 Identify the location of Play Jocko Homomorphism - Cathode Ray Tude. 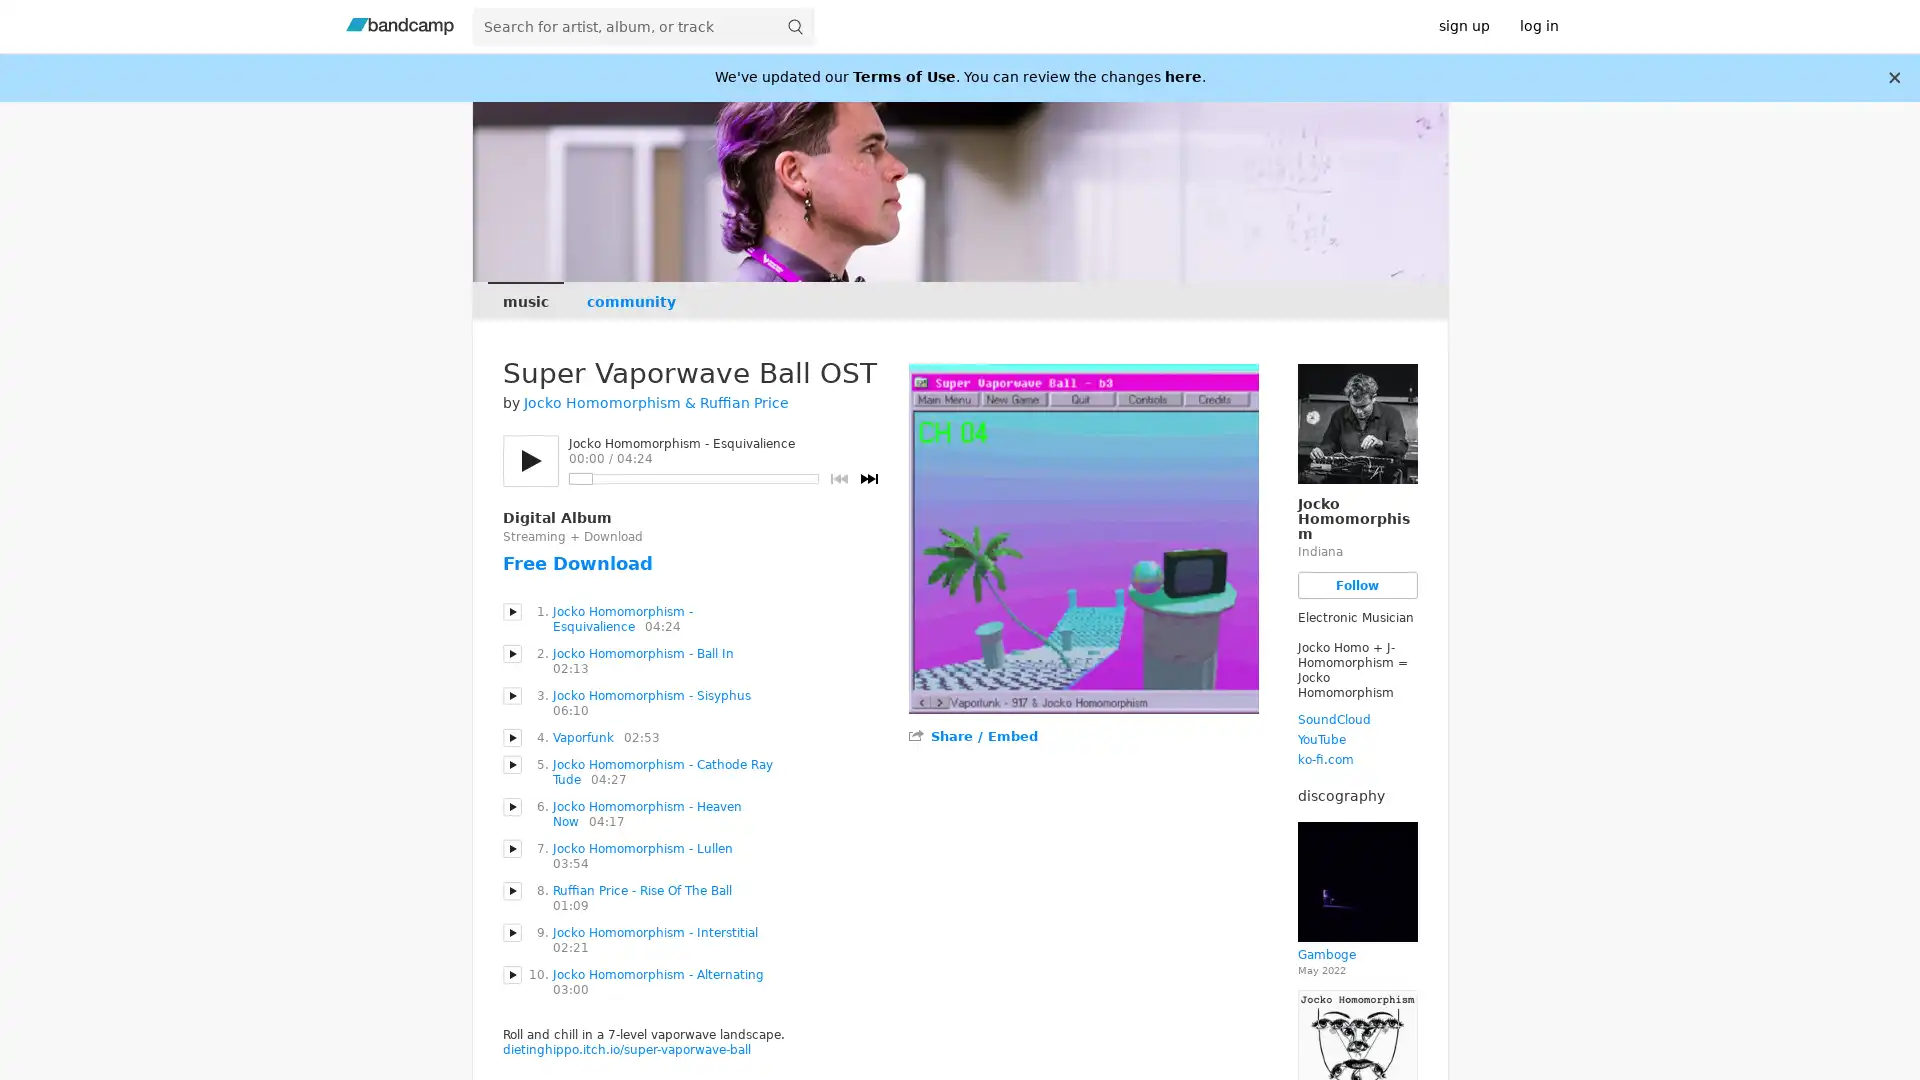
(511, 764).